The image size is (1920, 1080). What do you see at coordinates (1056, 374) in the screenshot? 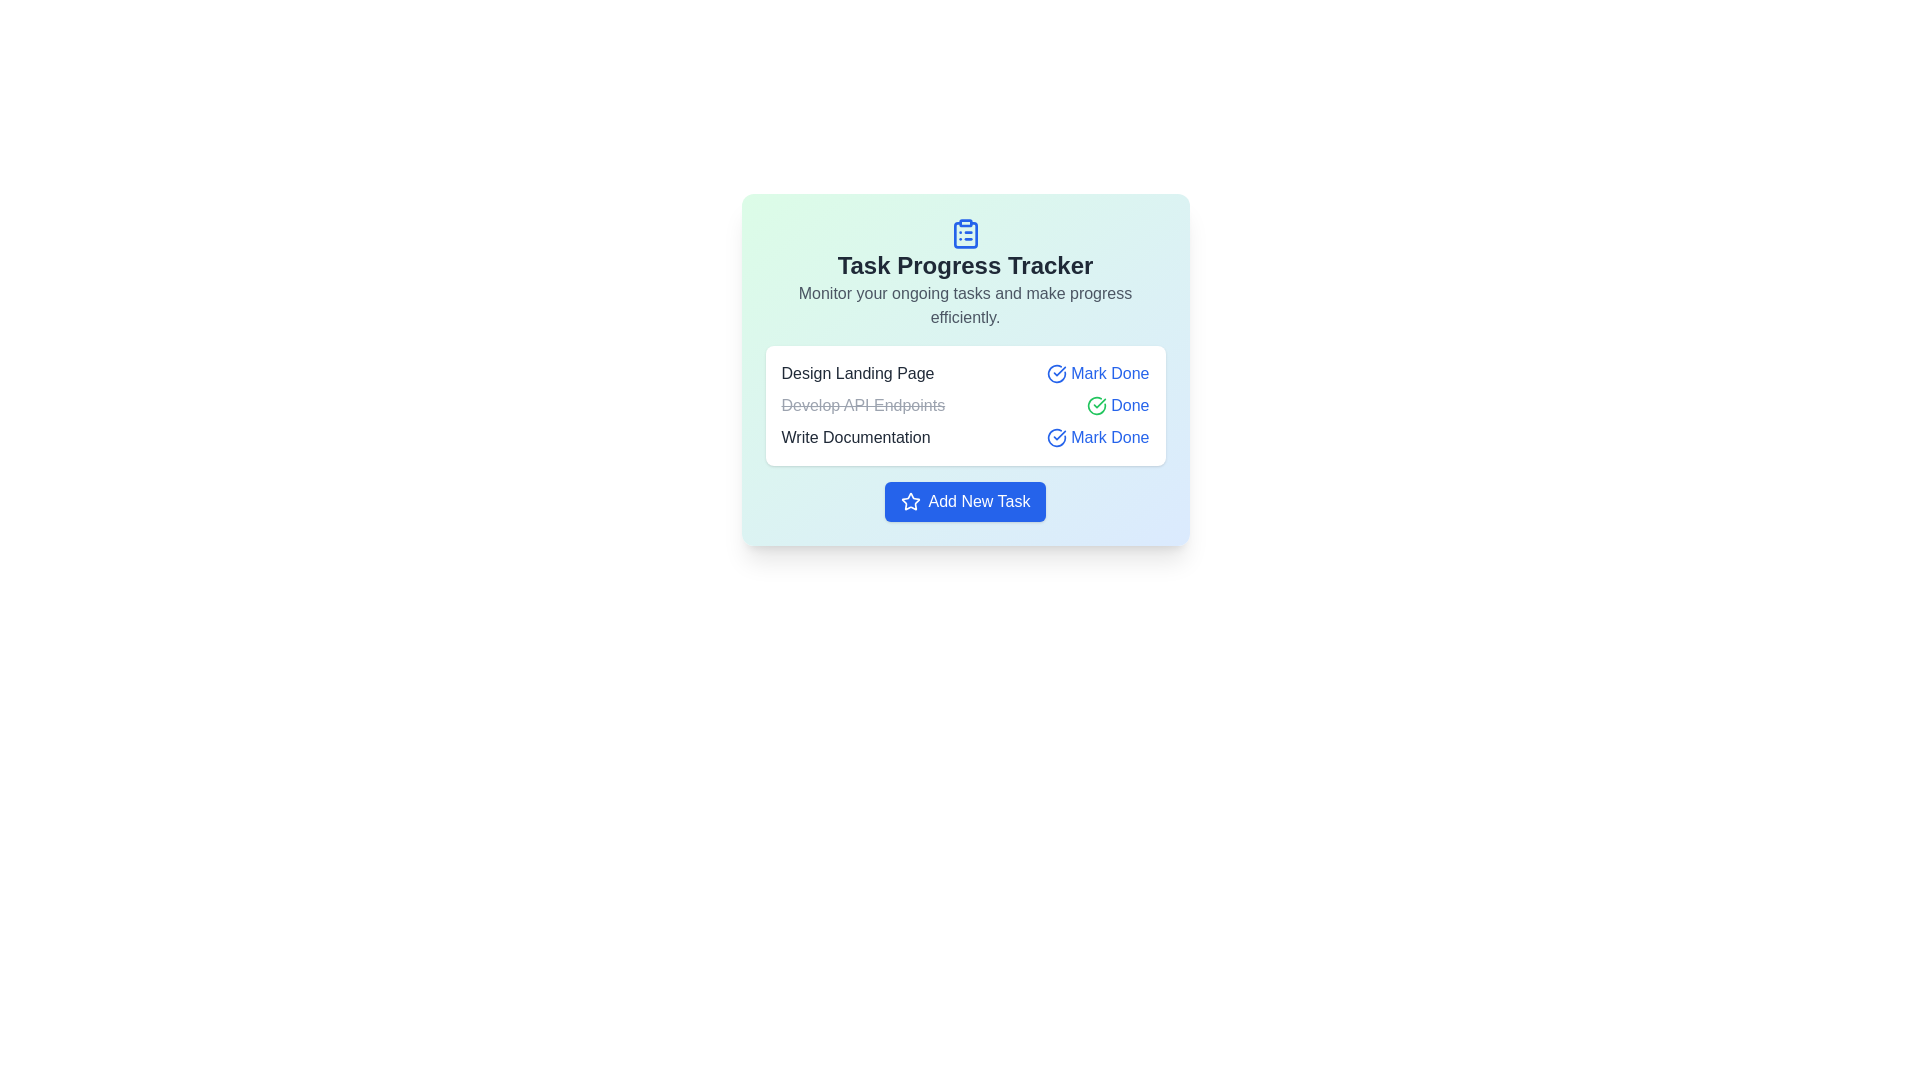
I see `the blue circular icon with a check mark inside, which indicates a completed task, located inside the 'Mark Done' button in the task list` at bounding box center [1056, 374].